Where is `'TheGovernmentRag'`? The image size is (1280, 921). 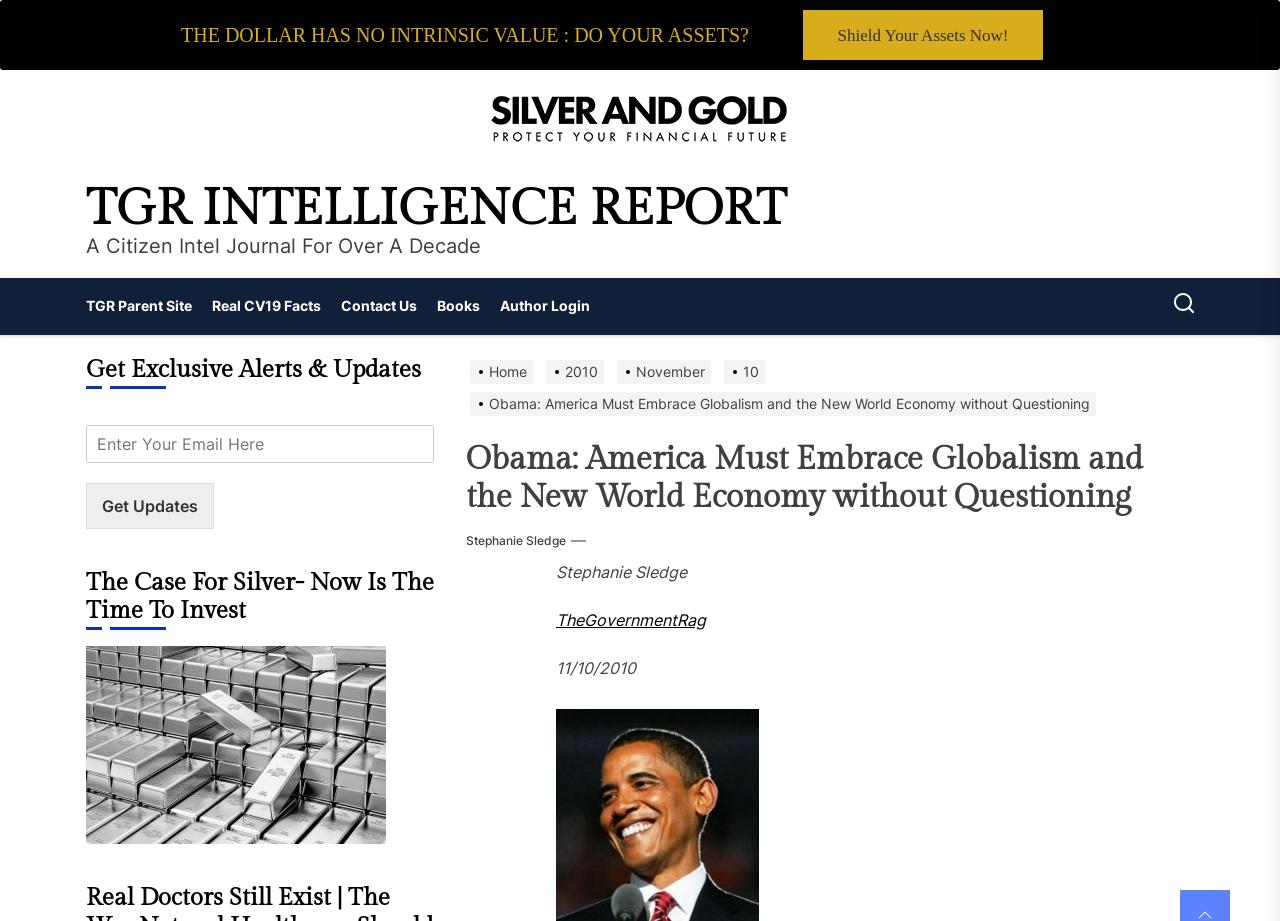 'TheGovernmentRag' is located at coordinates (630, 619).